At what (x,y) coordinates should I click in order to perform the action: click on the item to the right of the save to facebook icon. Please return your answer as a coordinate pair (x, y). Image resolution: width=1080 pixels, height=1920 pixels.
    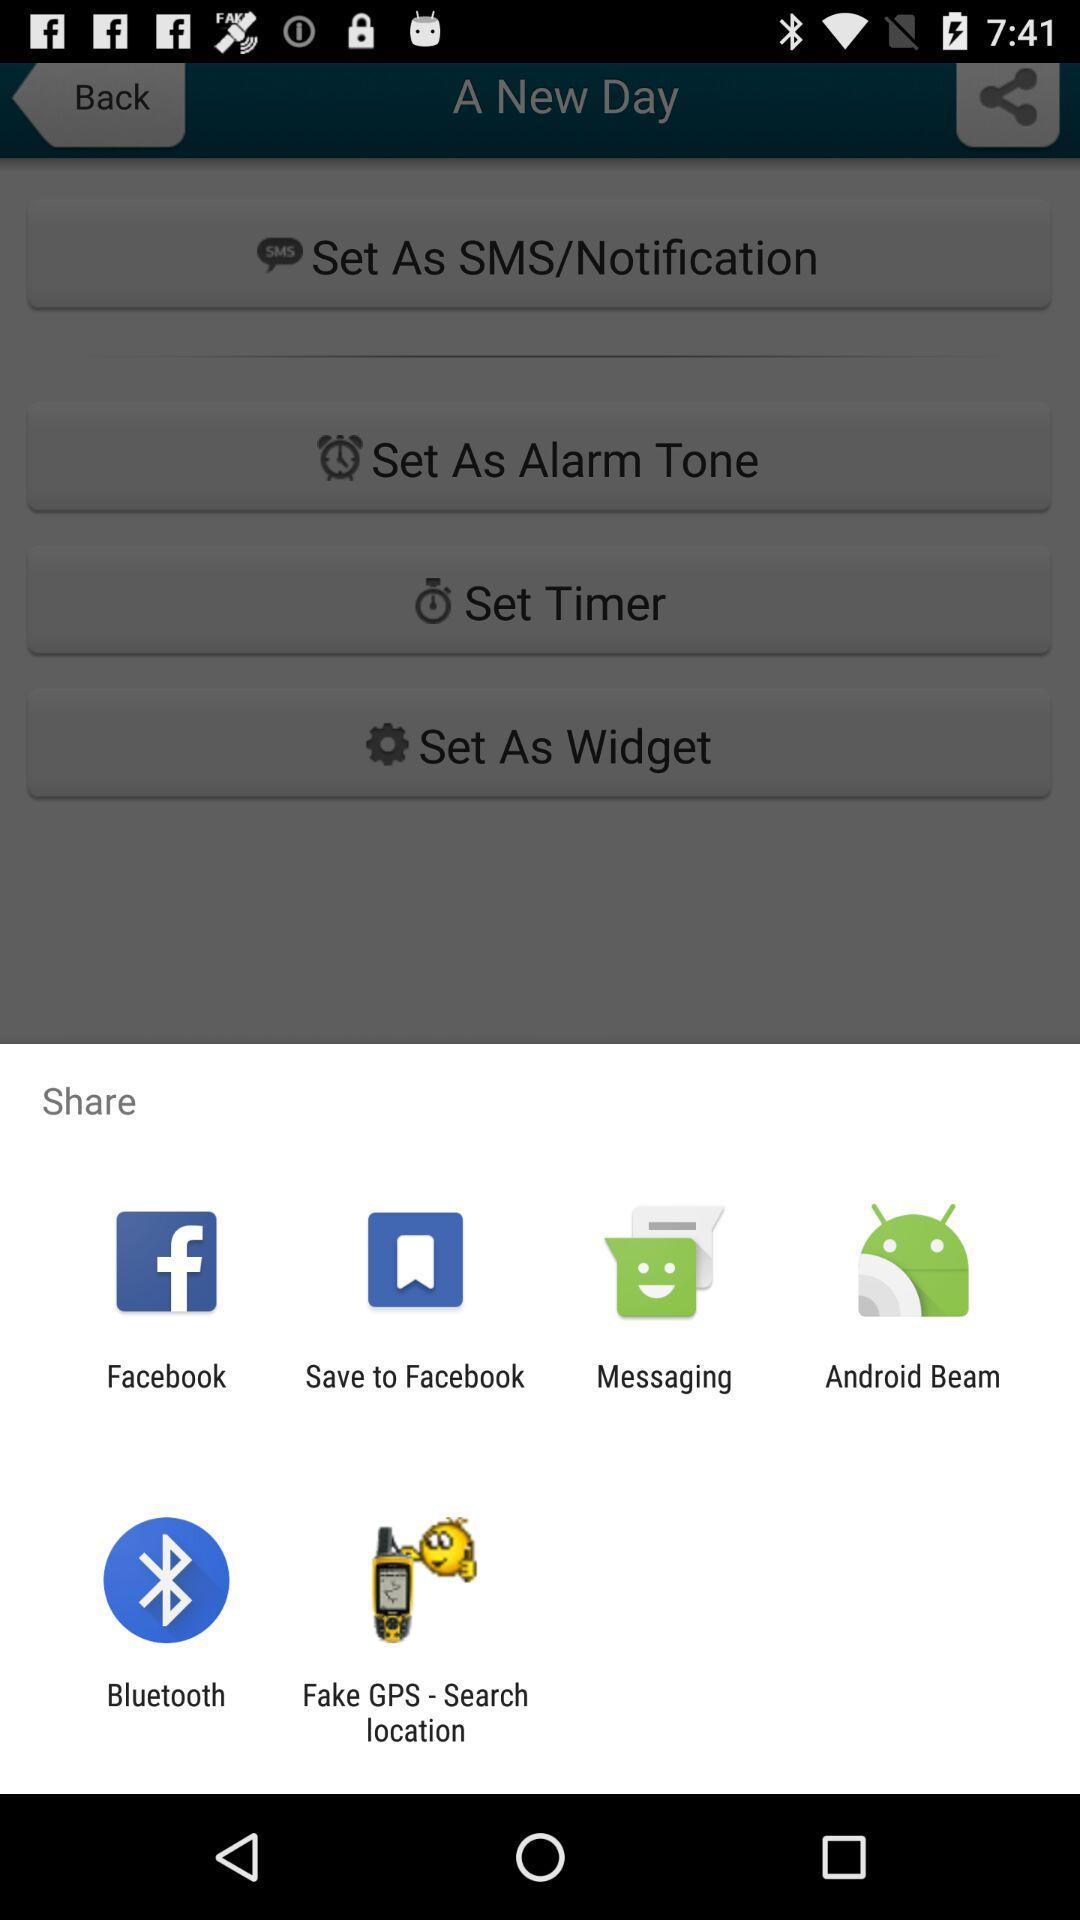
    Looking at the image, I should click on (664, 1392).